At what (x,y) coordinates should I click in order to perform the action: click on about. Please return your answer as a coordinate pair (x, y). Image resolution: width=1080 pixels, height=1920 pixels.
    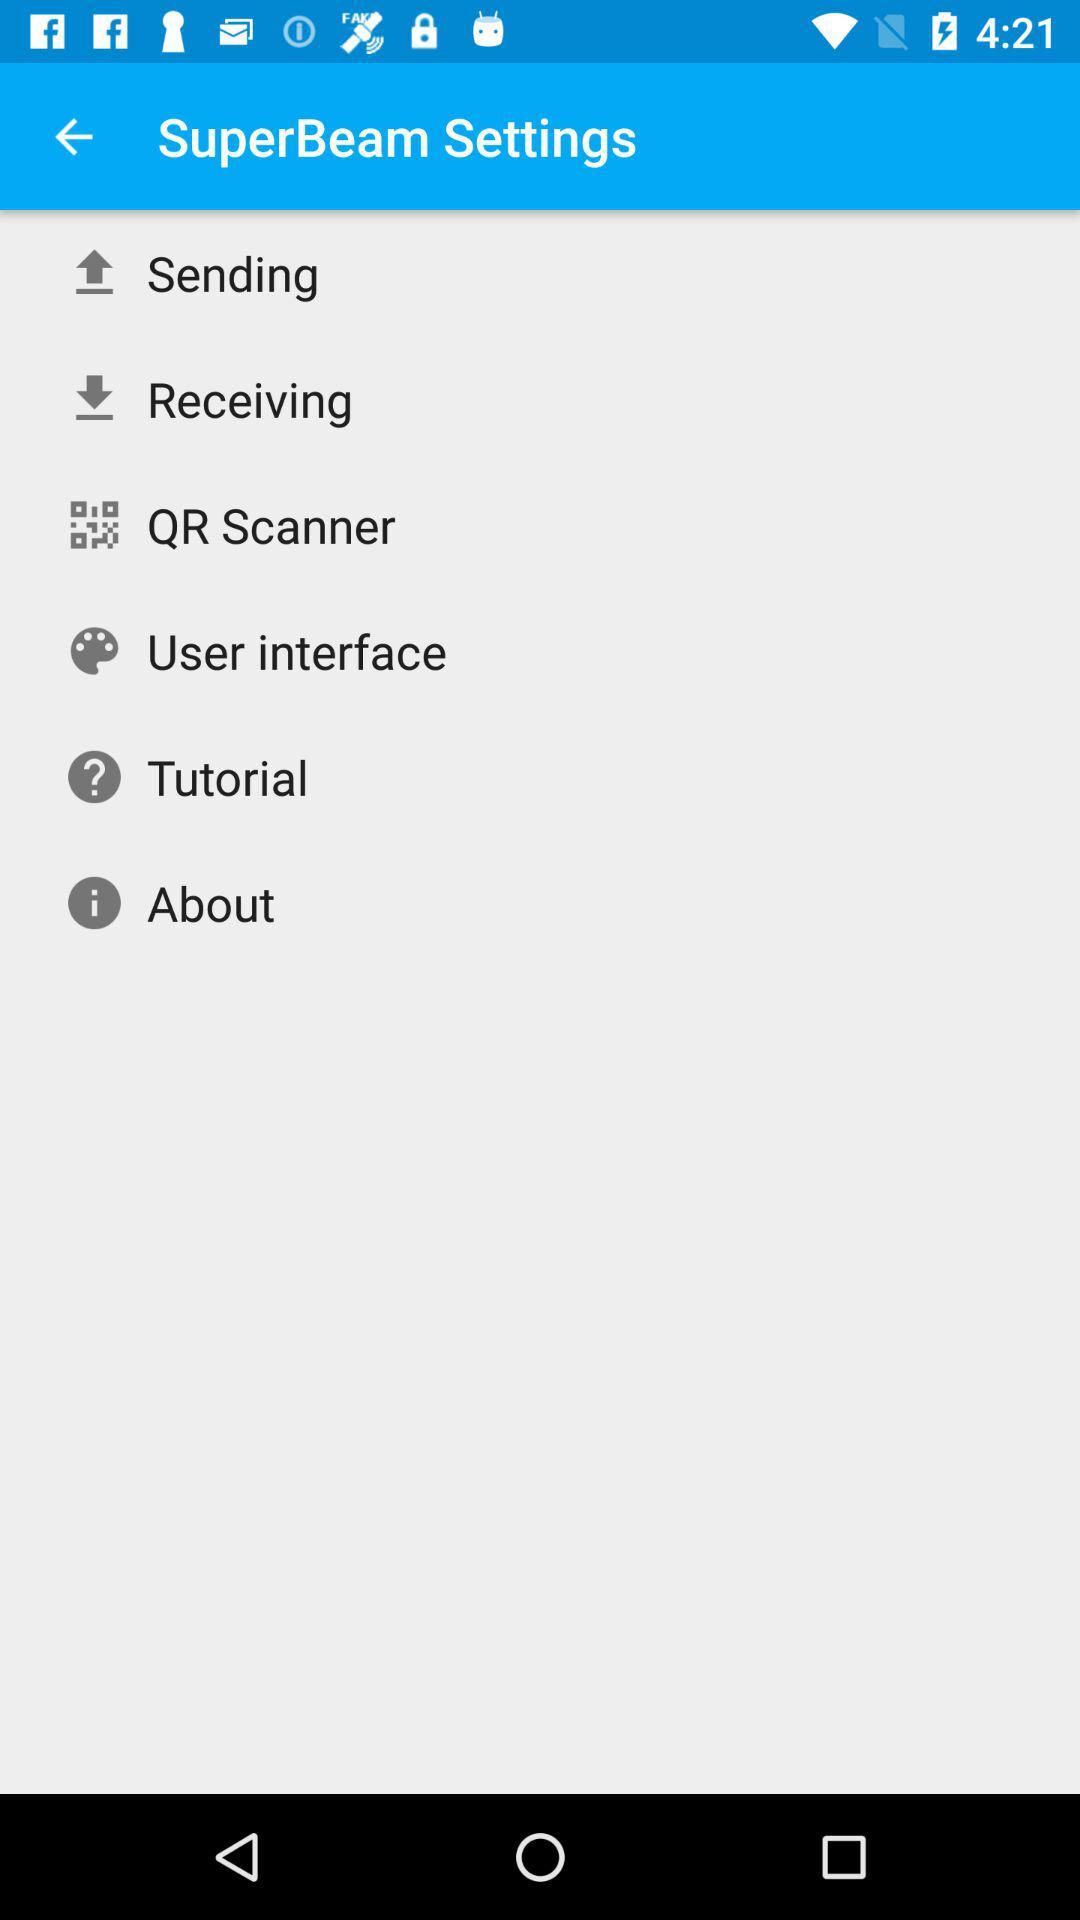
    Looking at the image, I should click on (211, 901).